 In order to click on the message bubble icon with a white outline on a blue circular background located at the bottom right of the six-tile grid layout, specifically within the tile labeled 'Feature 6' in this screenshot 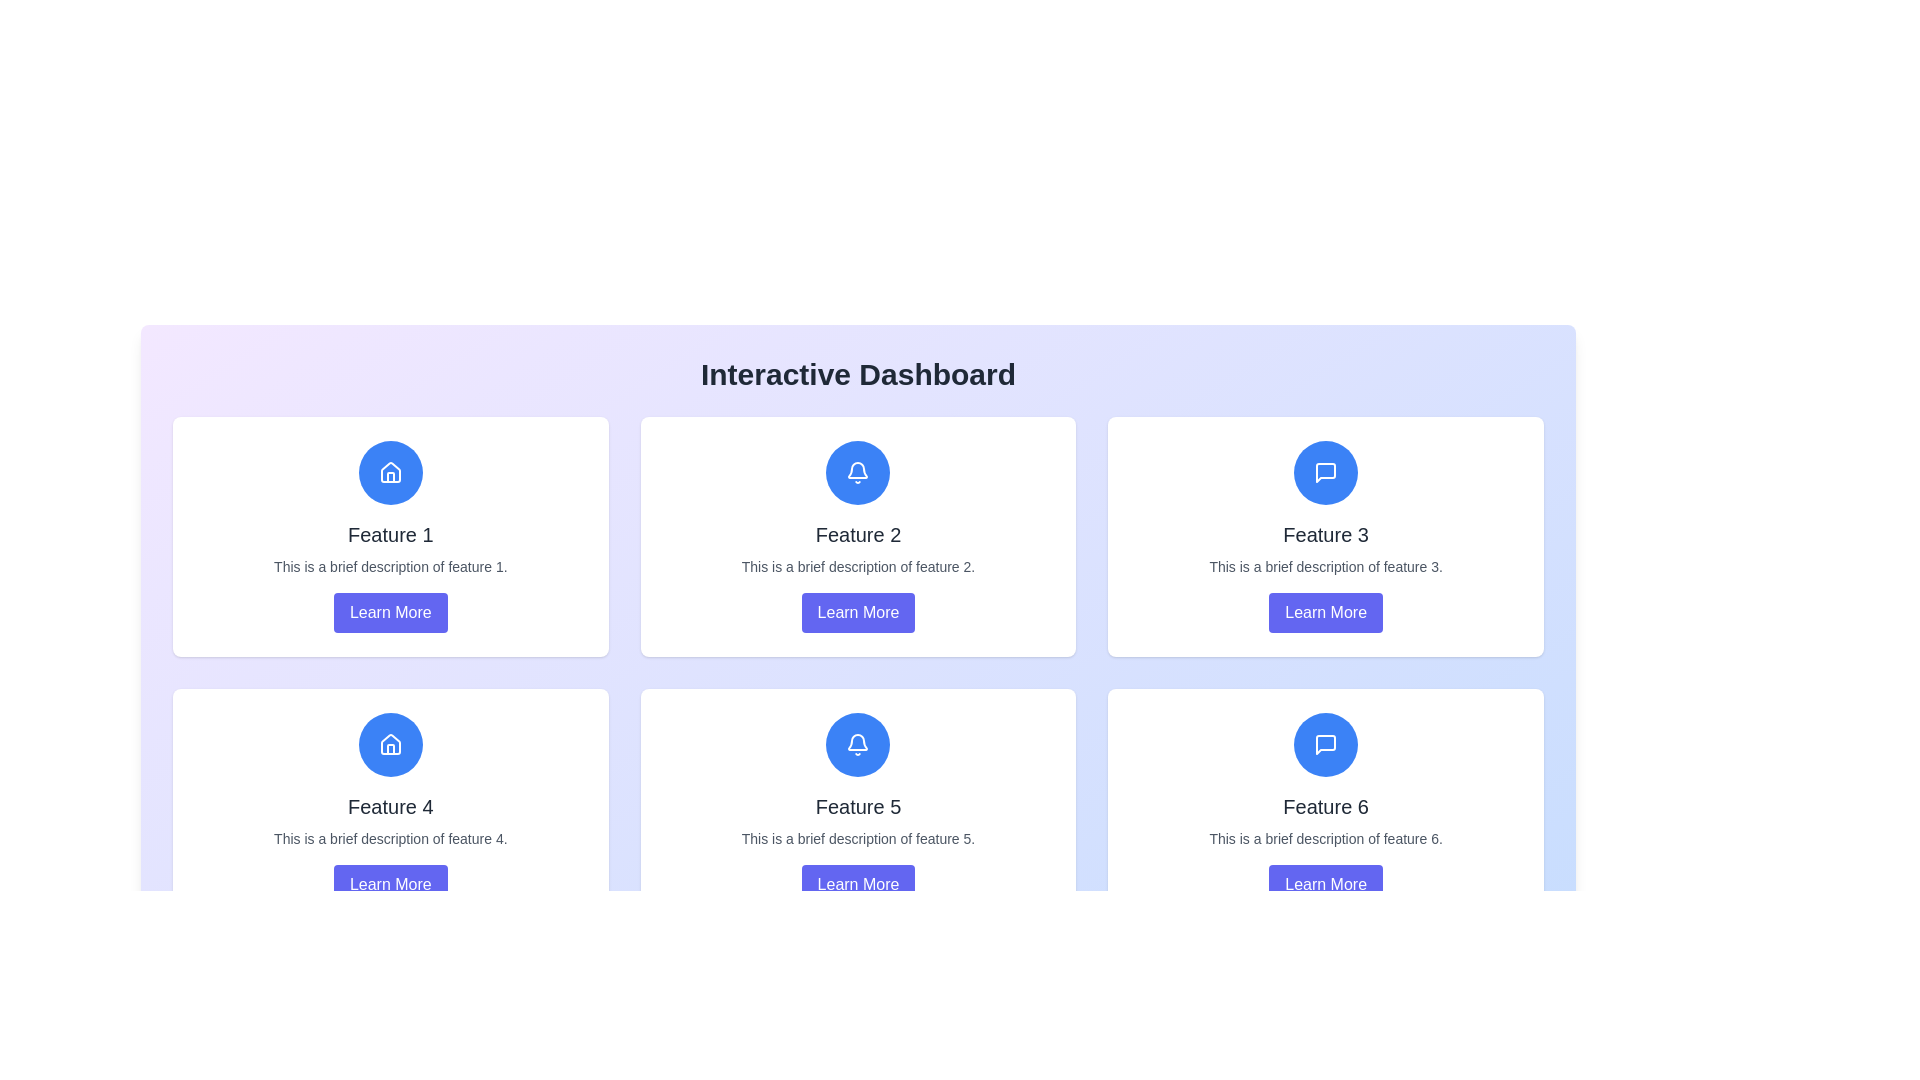, I will do `click(1326, 744)`.